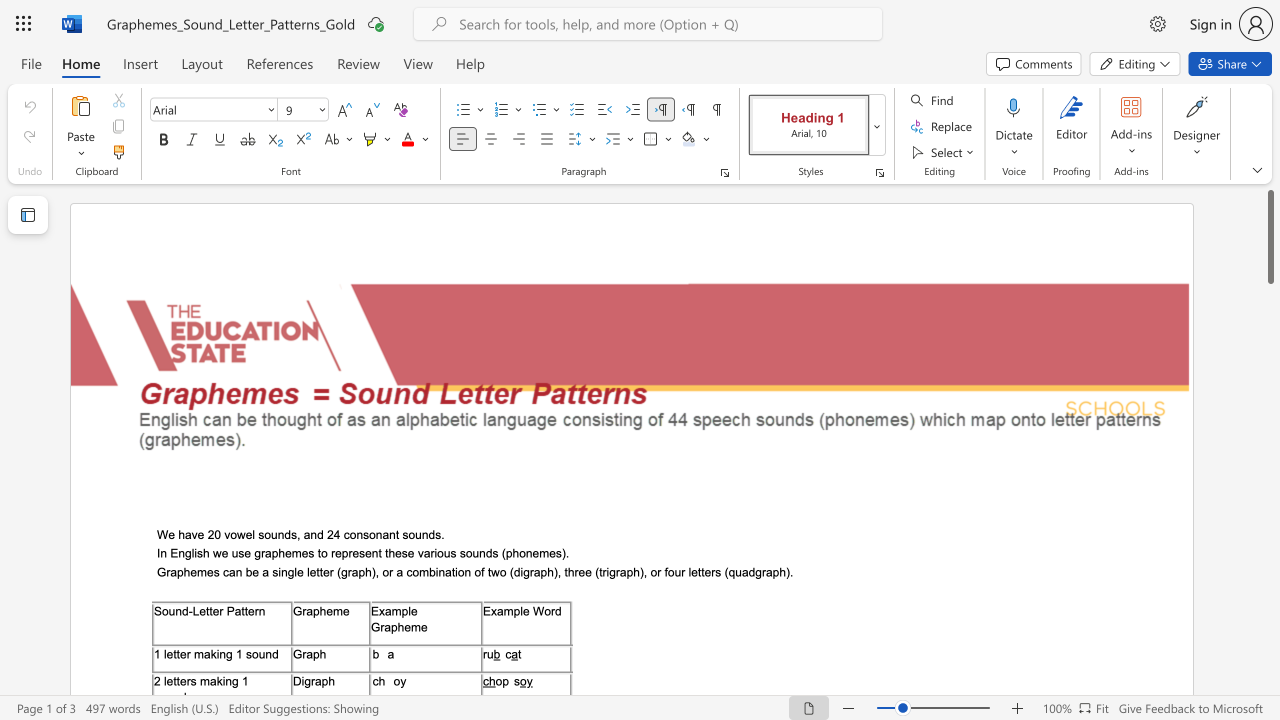 This screenshot has width=1280, height=720. Describe the element at coordinates (1269, 570) in the screenshot. I see `the scrollbar to move the view down` at that location.